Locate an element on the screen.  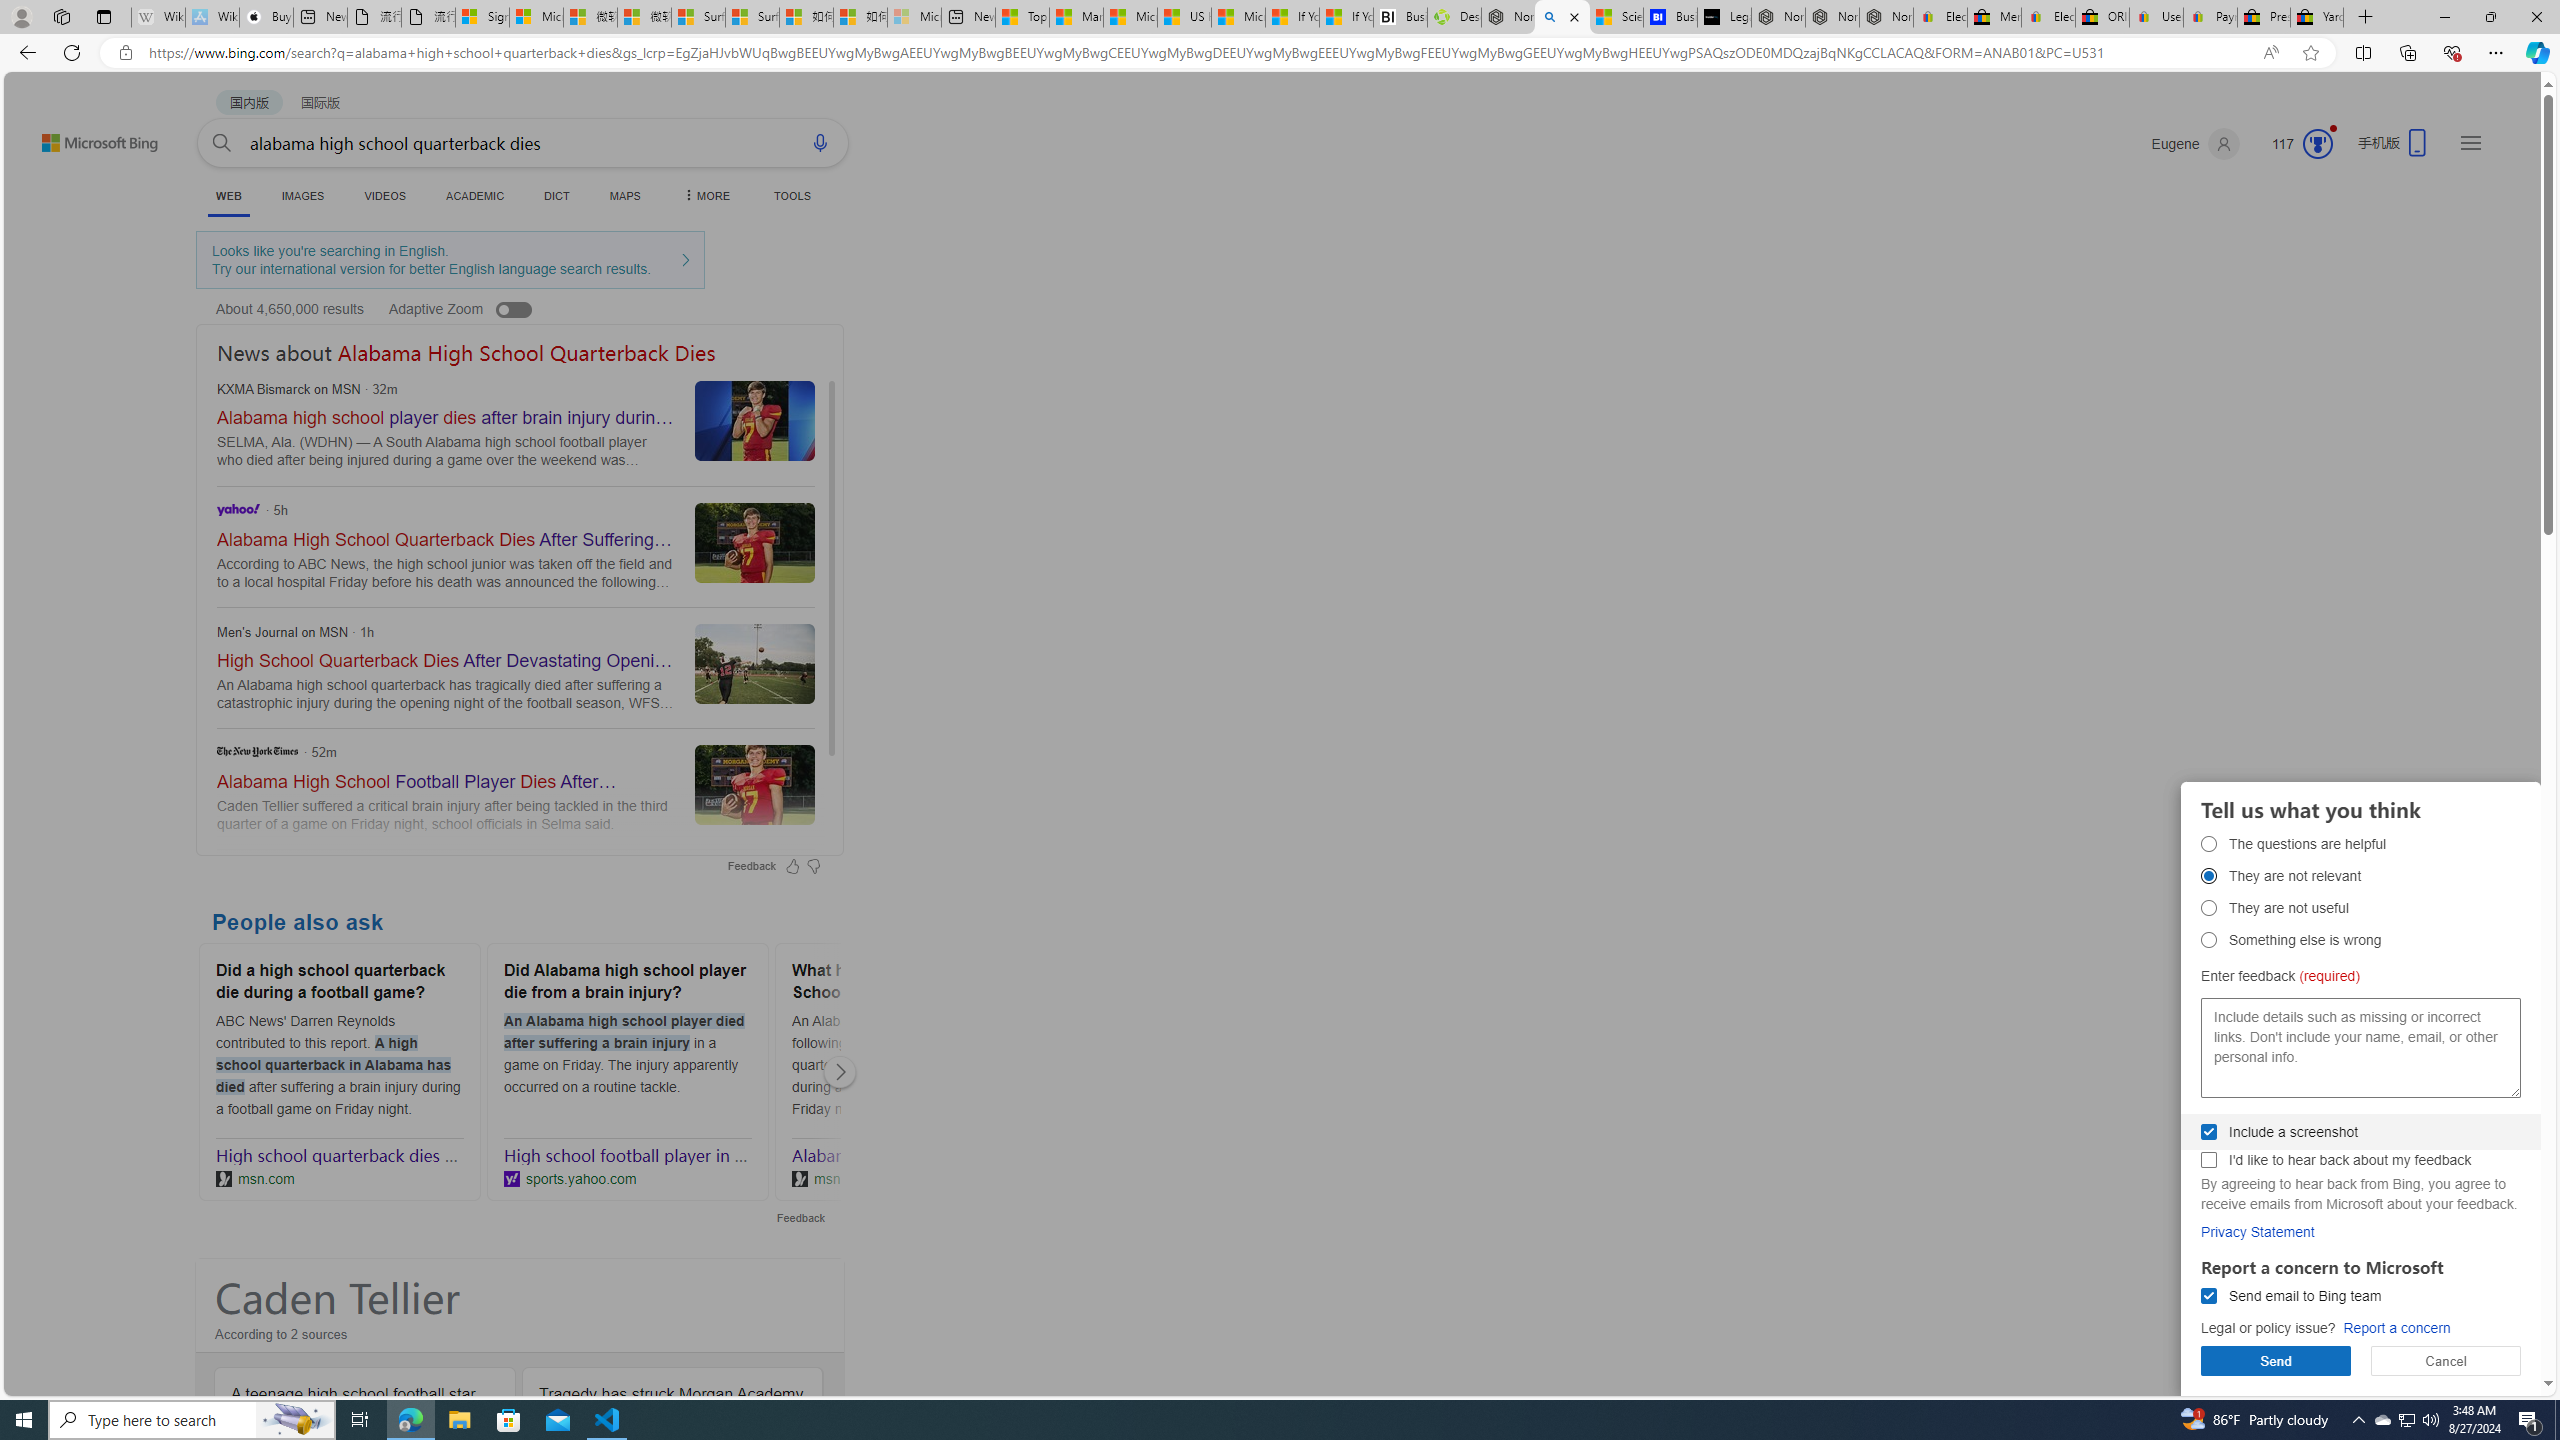
'Press Room - eBay Inc.' is located at coordinates (2263, 16).